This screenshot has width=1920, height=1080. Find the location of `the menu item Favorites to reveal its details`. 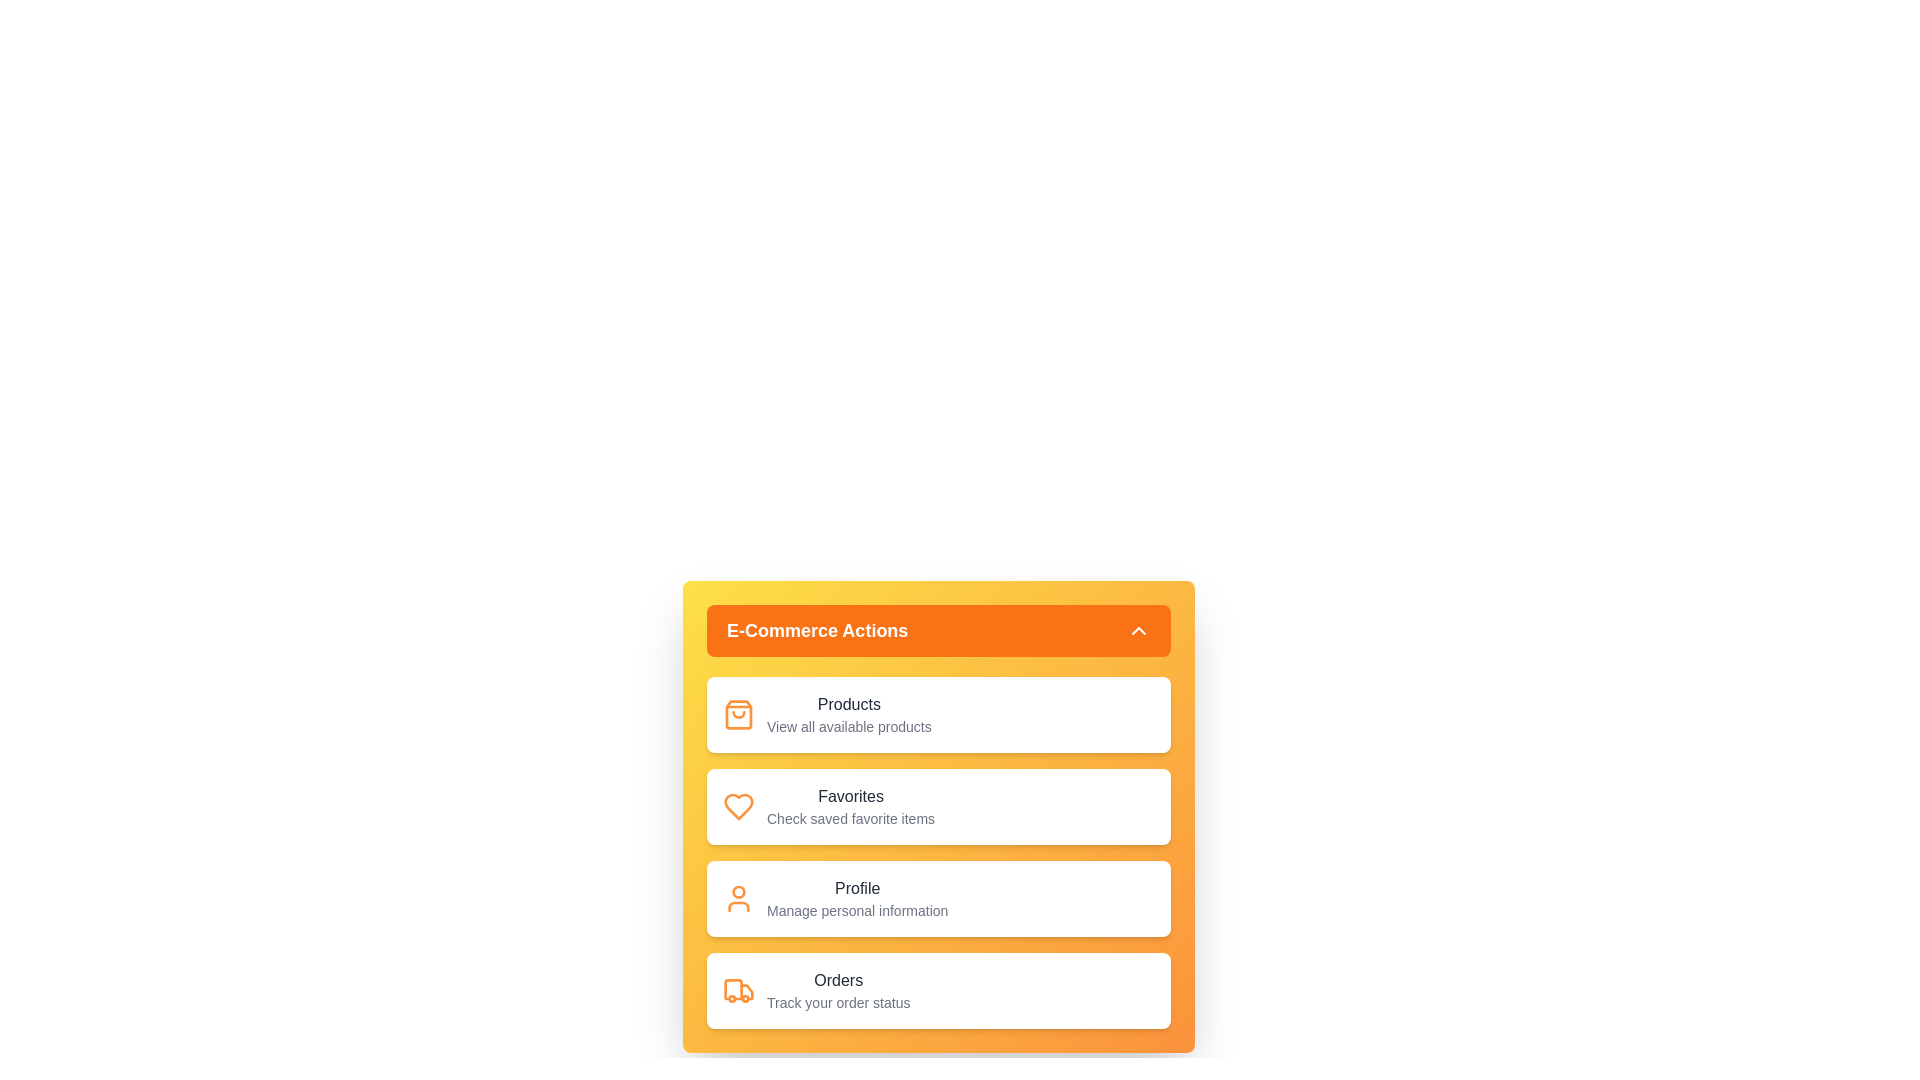

the menu item Favorites to reveal its details is located at coordinates (938, 805).